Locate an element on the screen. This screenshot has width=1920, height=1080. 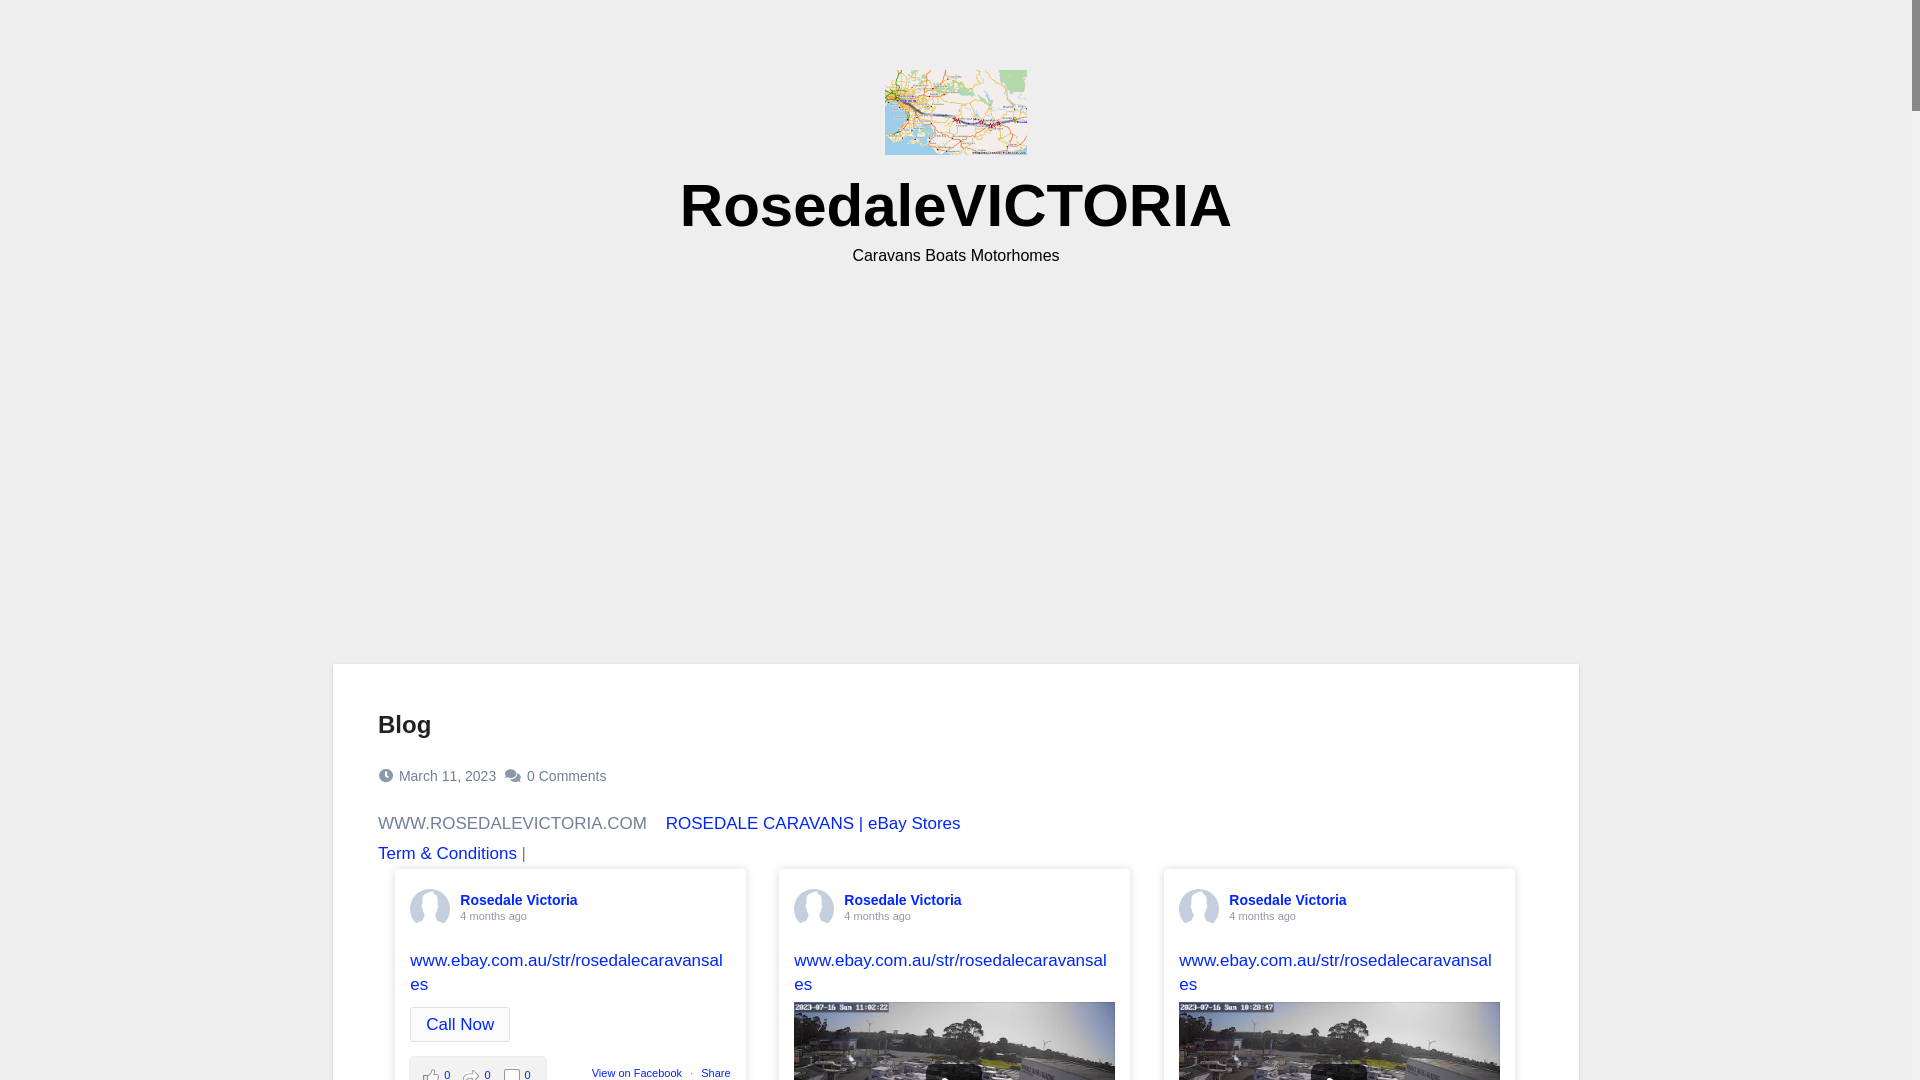
'March 11, 2023' is located at coordinates (446, 774).